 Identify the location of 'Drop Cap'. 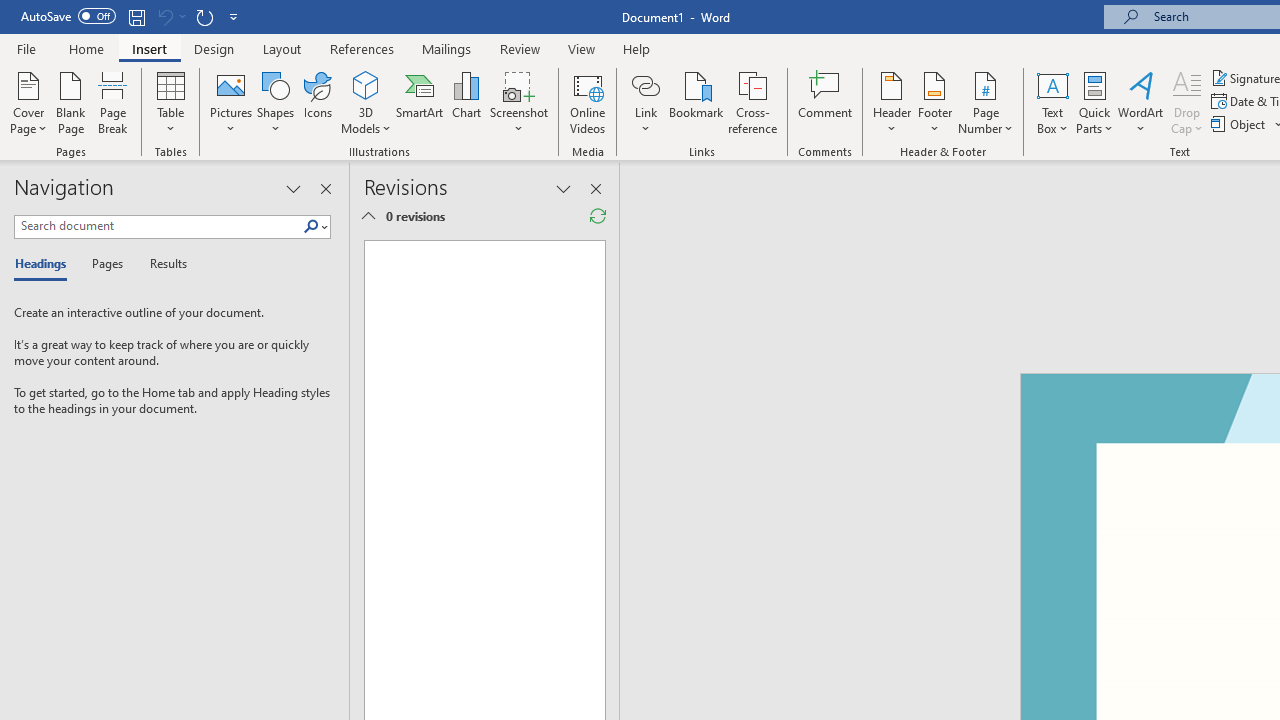
(1187, 103).